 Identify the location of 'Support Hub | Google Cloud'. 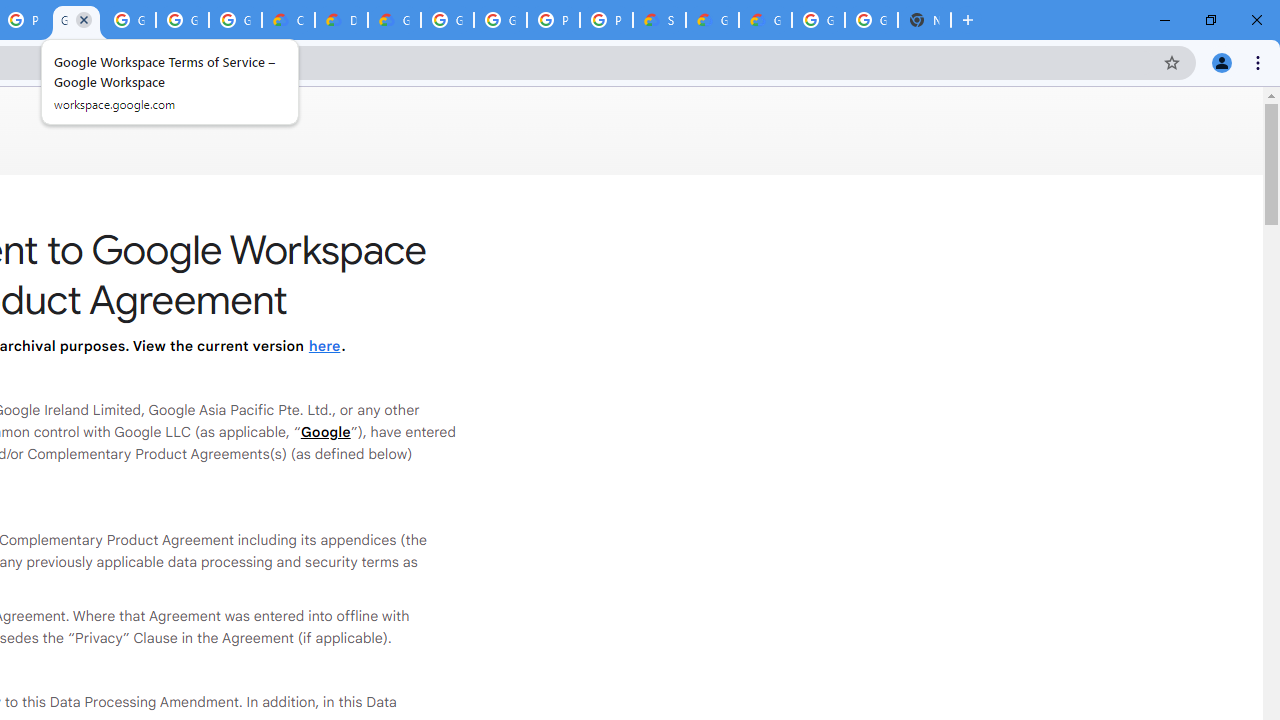
(659, 20).